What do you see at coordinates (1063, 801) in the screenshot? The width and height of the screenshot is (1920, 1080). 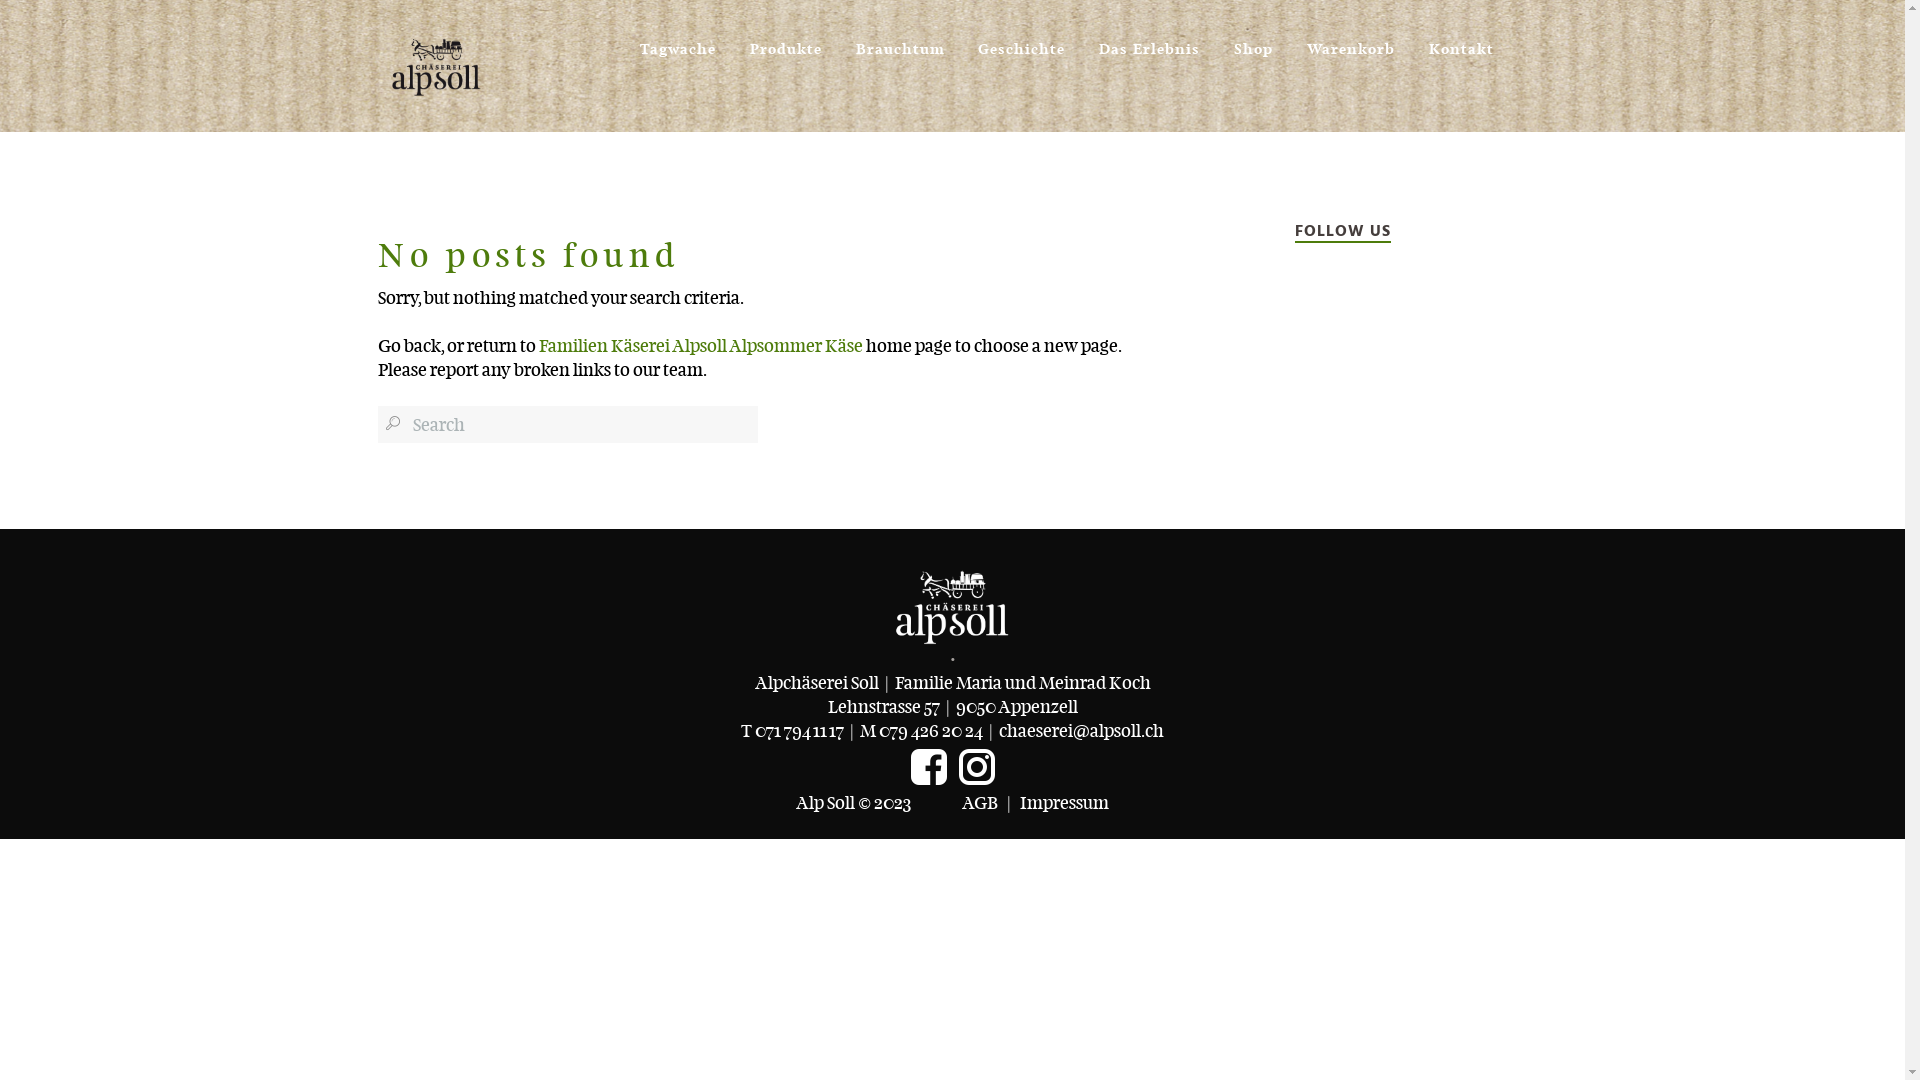 I see `'Impressum'` at bounding box center [1063, 801].